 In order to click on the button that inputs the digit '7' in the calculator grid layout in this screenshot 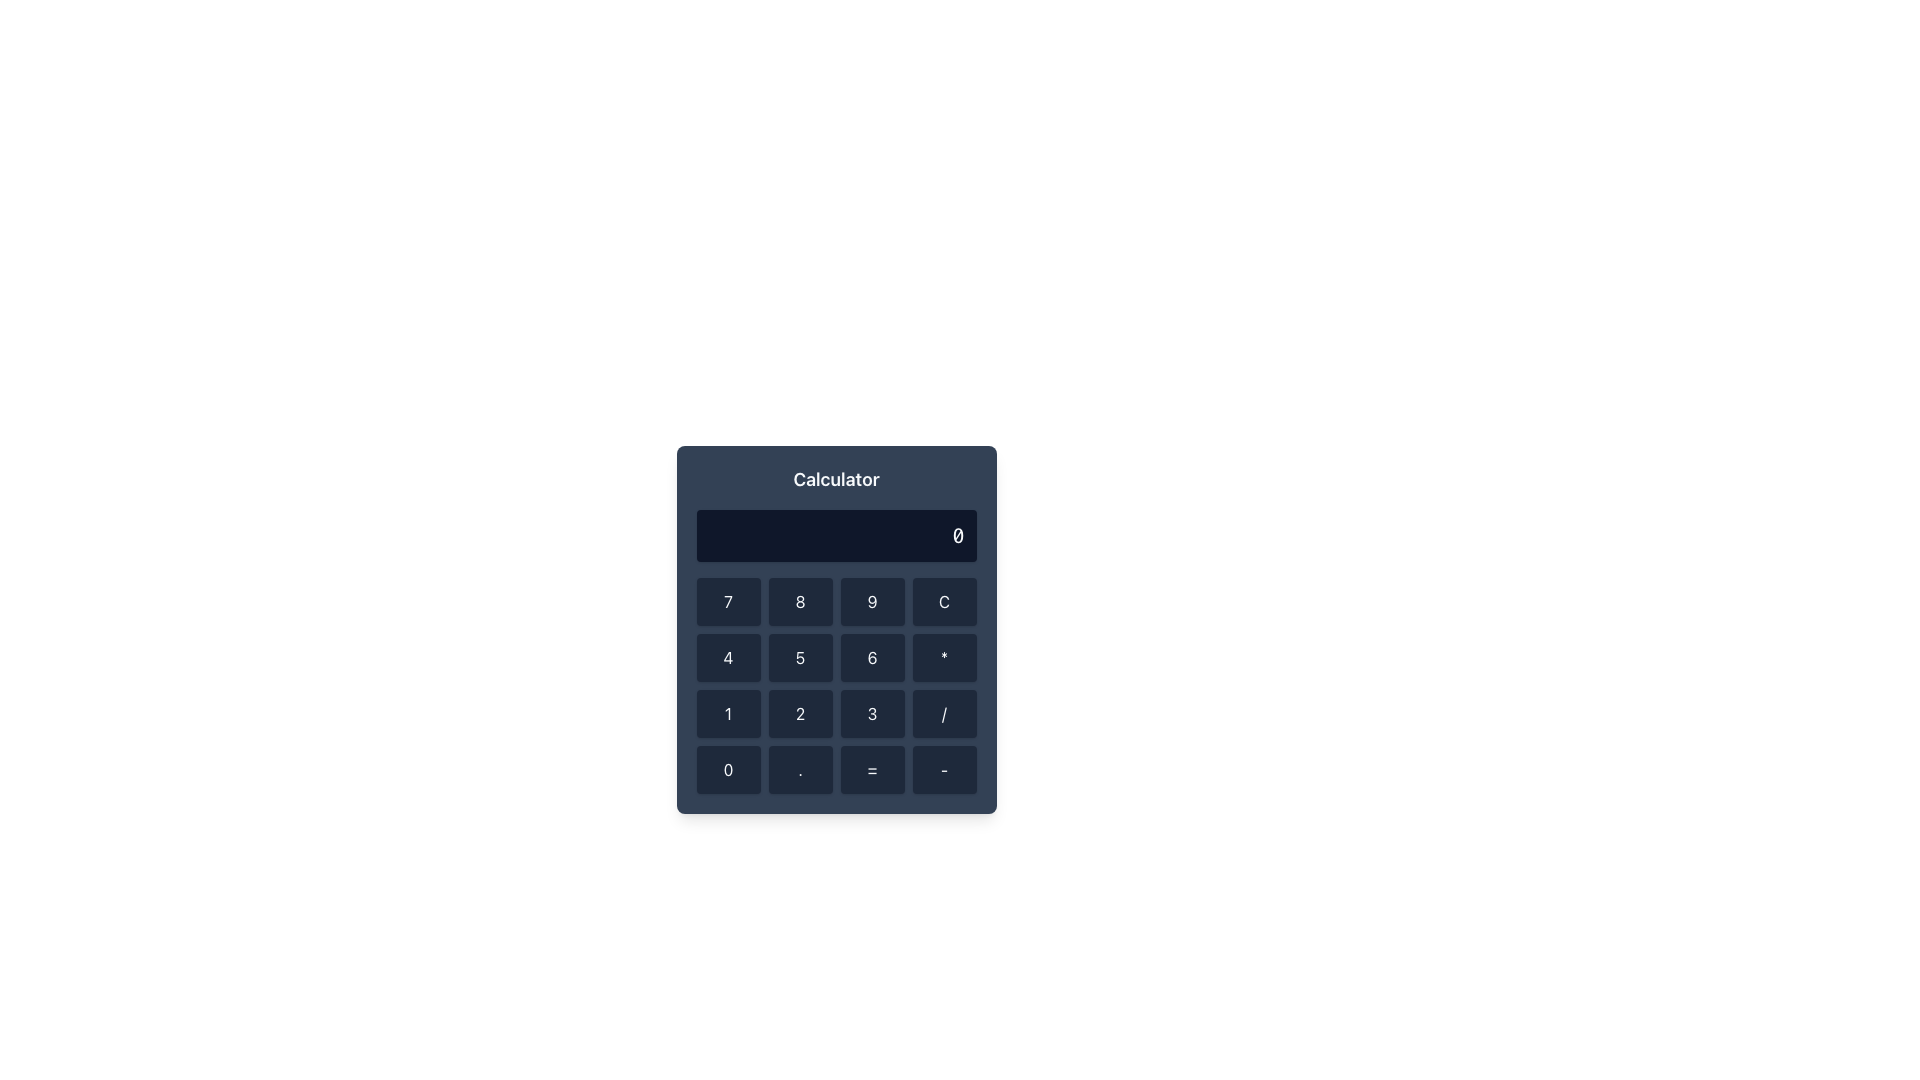, I will do `click(727, 600)`.